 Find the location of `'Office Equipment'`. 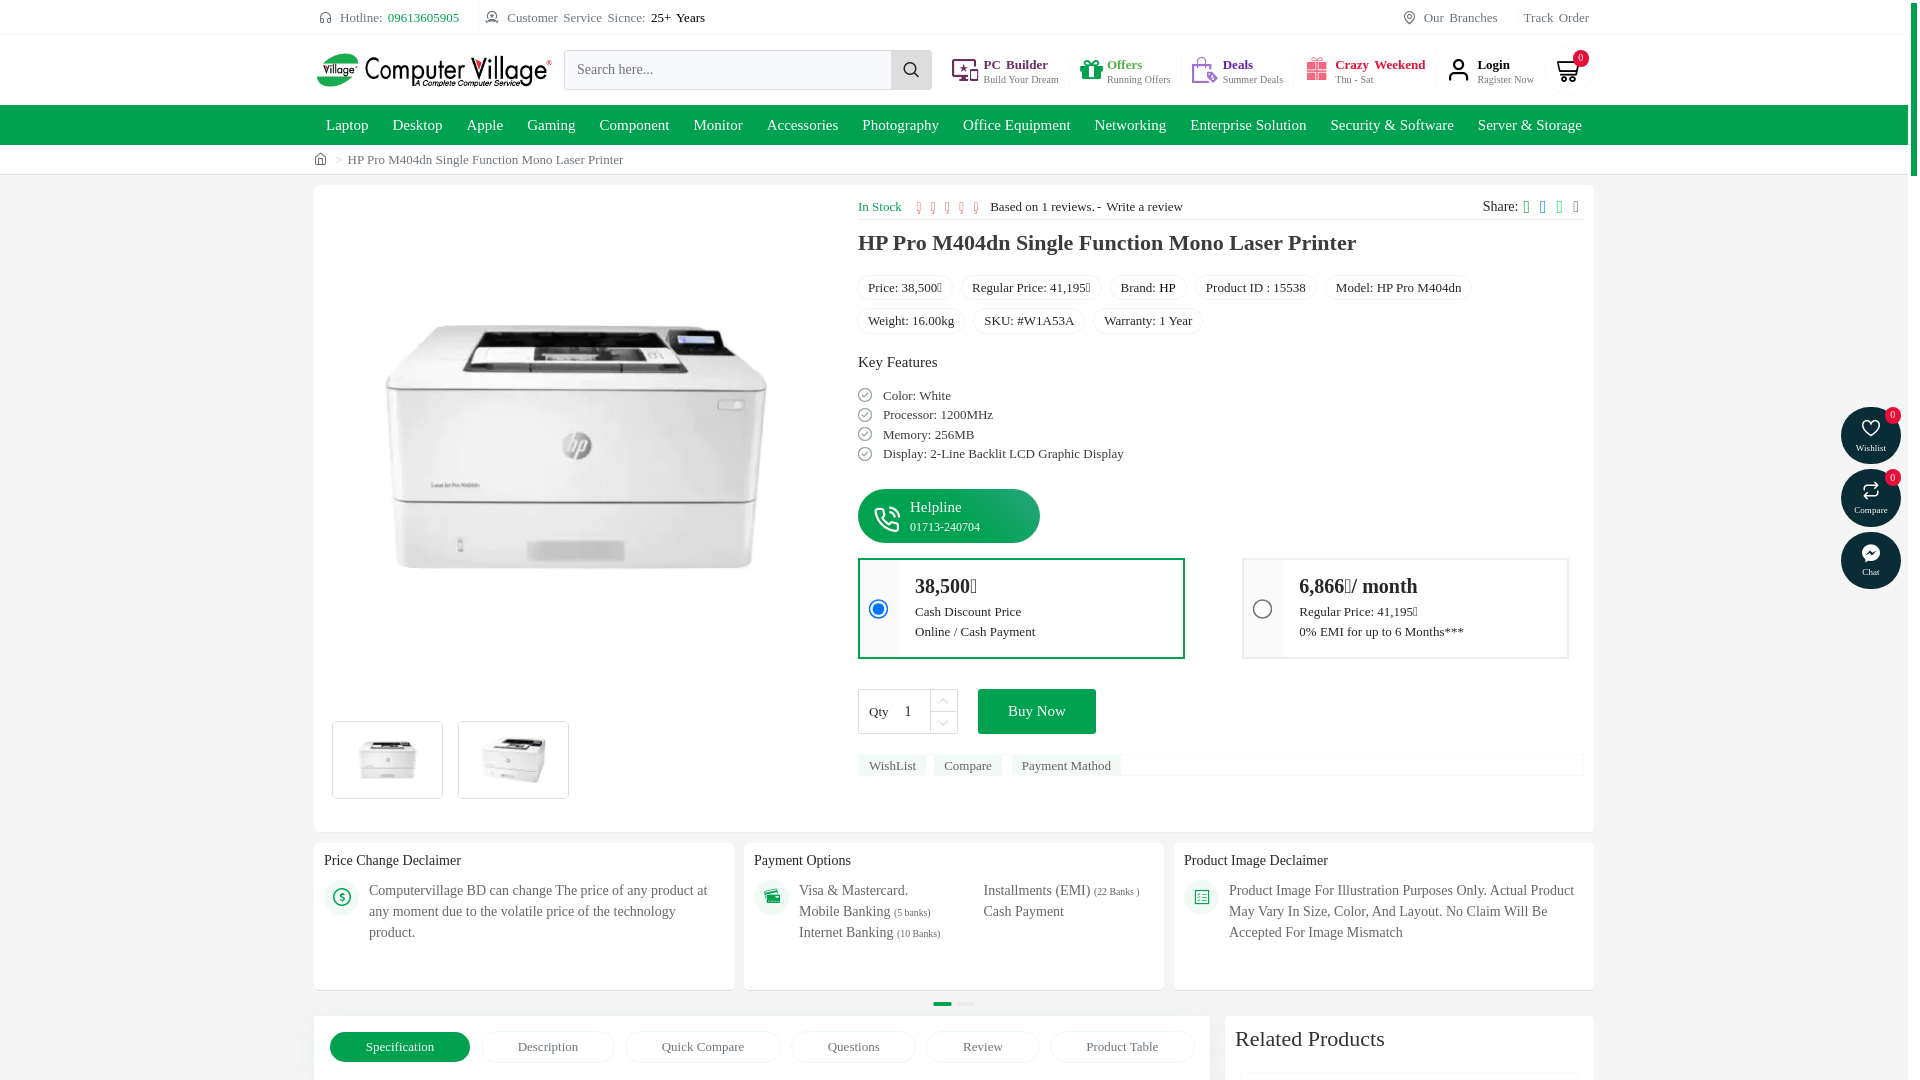

'Office Equipment' is located at coordinates (1017, 124).